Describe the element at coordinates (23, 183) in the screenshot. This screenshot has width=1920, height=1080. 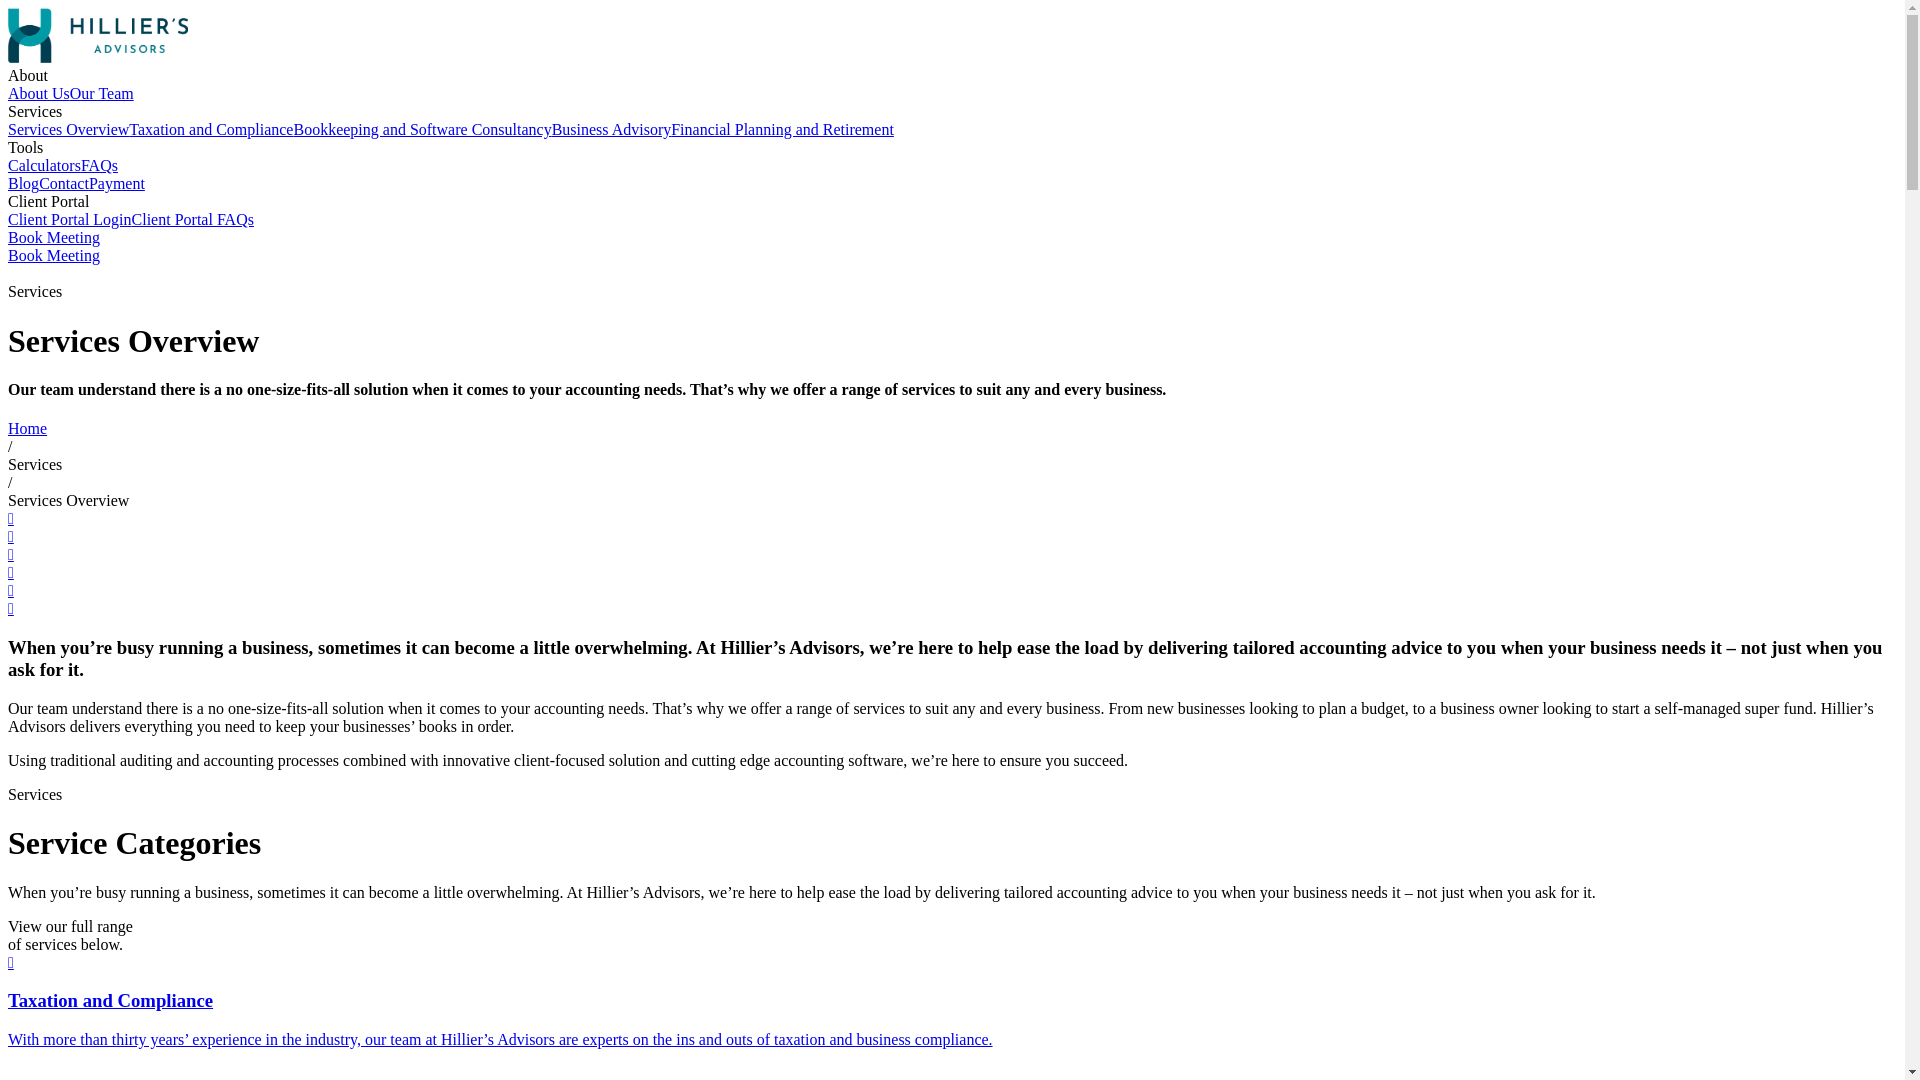
I see `'Blog'` at that location.